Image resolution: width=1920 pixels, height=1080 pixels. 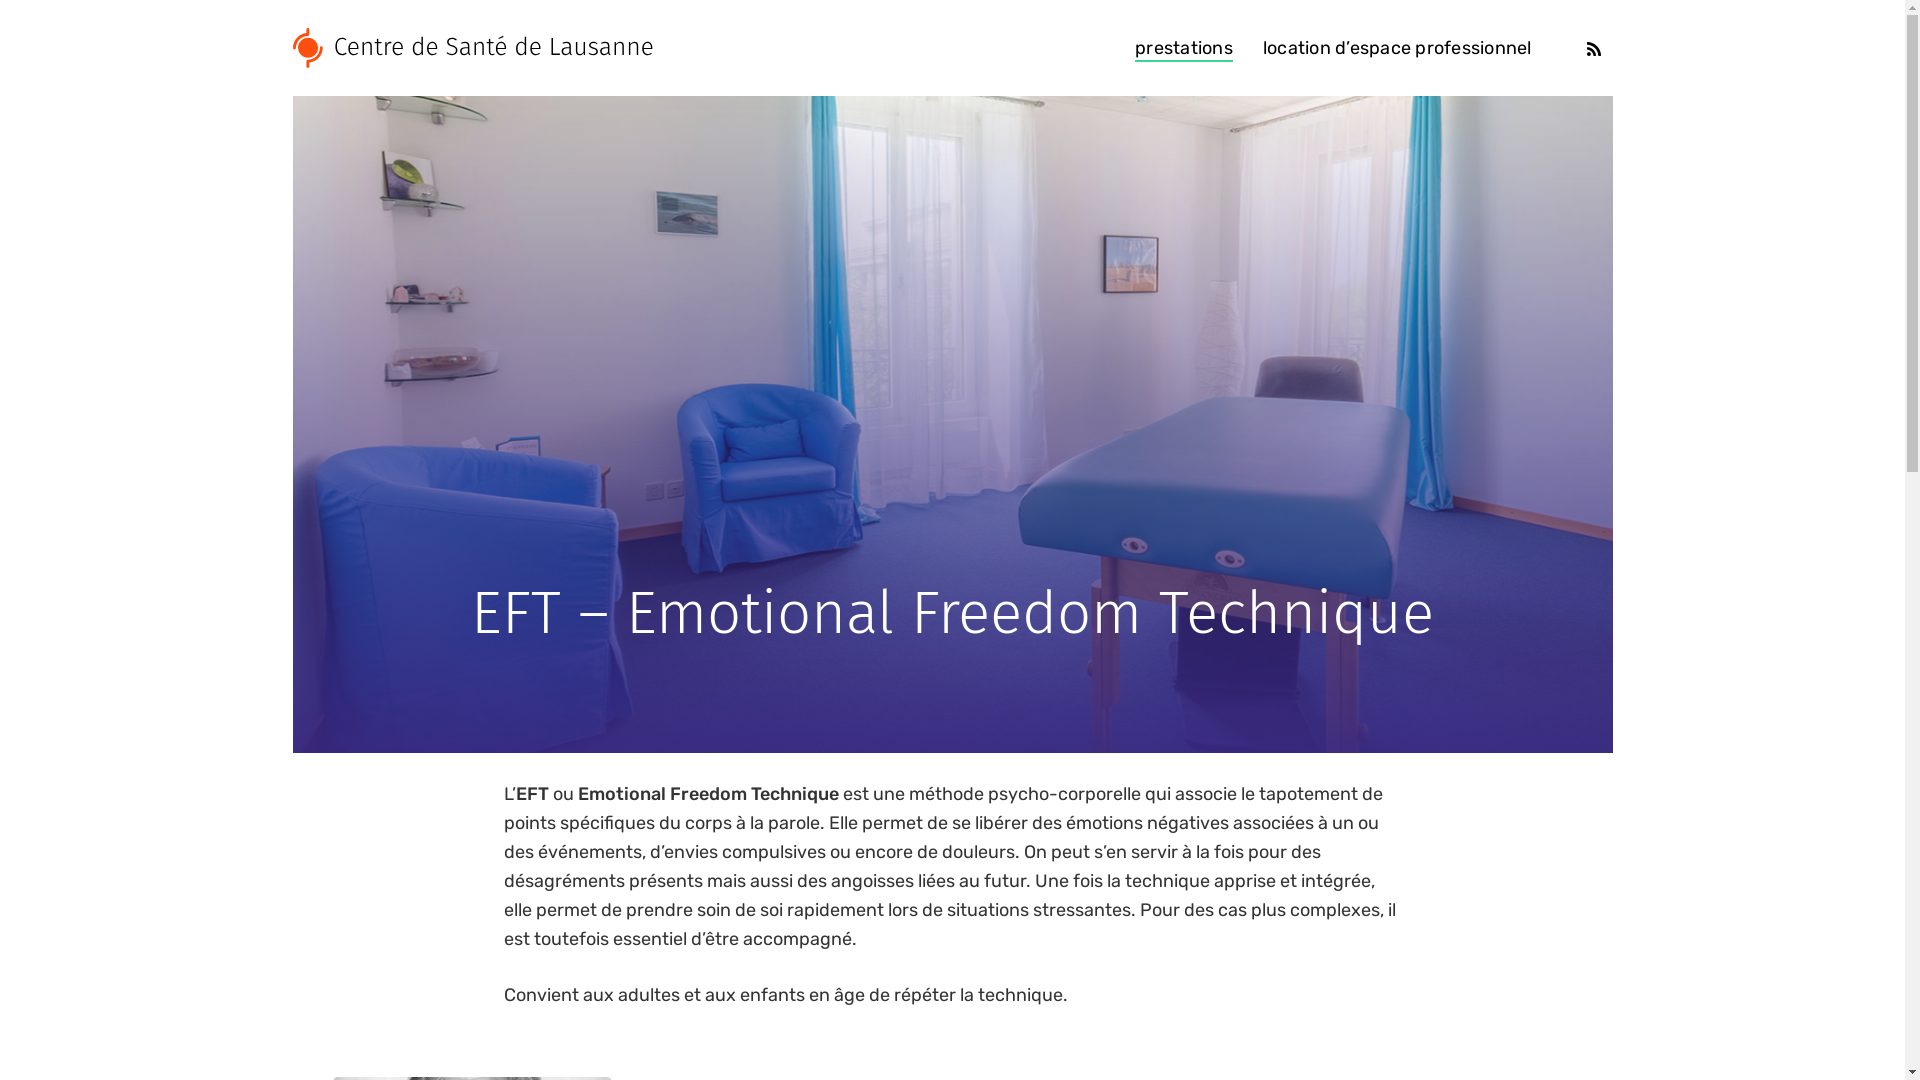 What do you see at coordinates (1134, 46) in the screenshot?
I see `'prestations'` at bounding box center [1134, 46].